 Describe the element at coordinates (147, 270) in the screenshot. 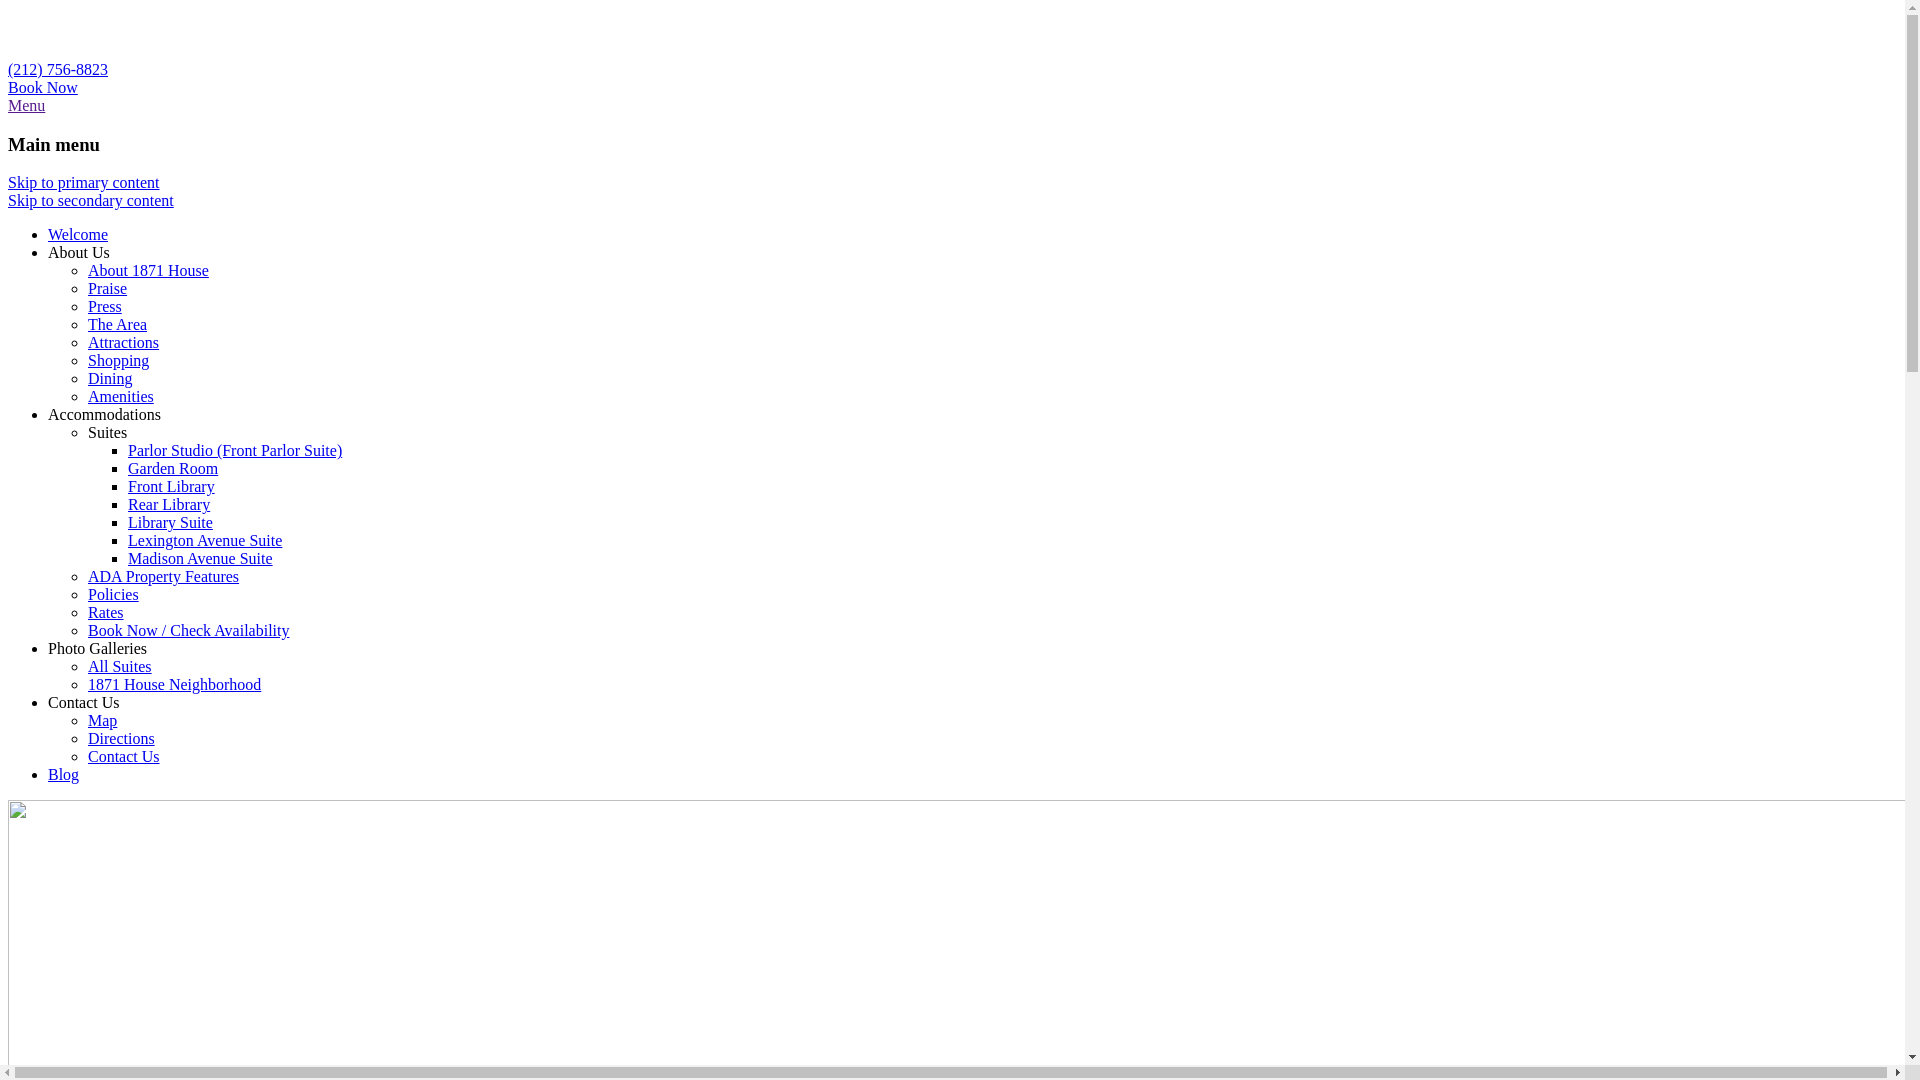

I see `'About 1871 House'` at that location.